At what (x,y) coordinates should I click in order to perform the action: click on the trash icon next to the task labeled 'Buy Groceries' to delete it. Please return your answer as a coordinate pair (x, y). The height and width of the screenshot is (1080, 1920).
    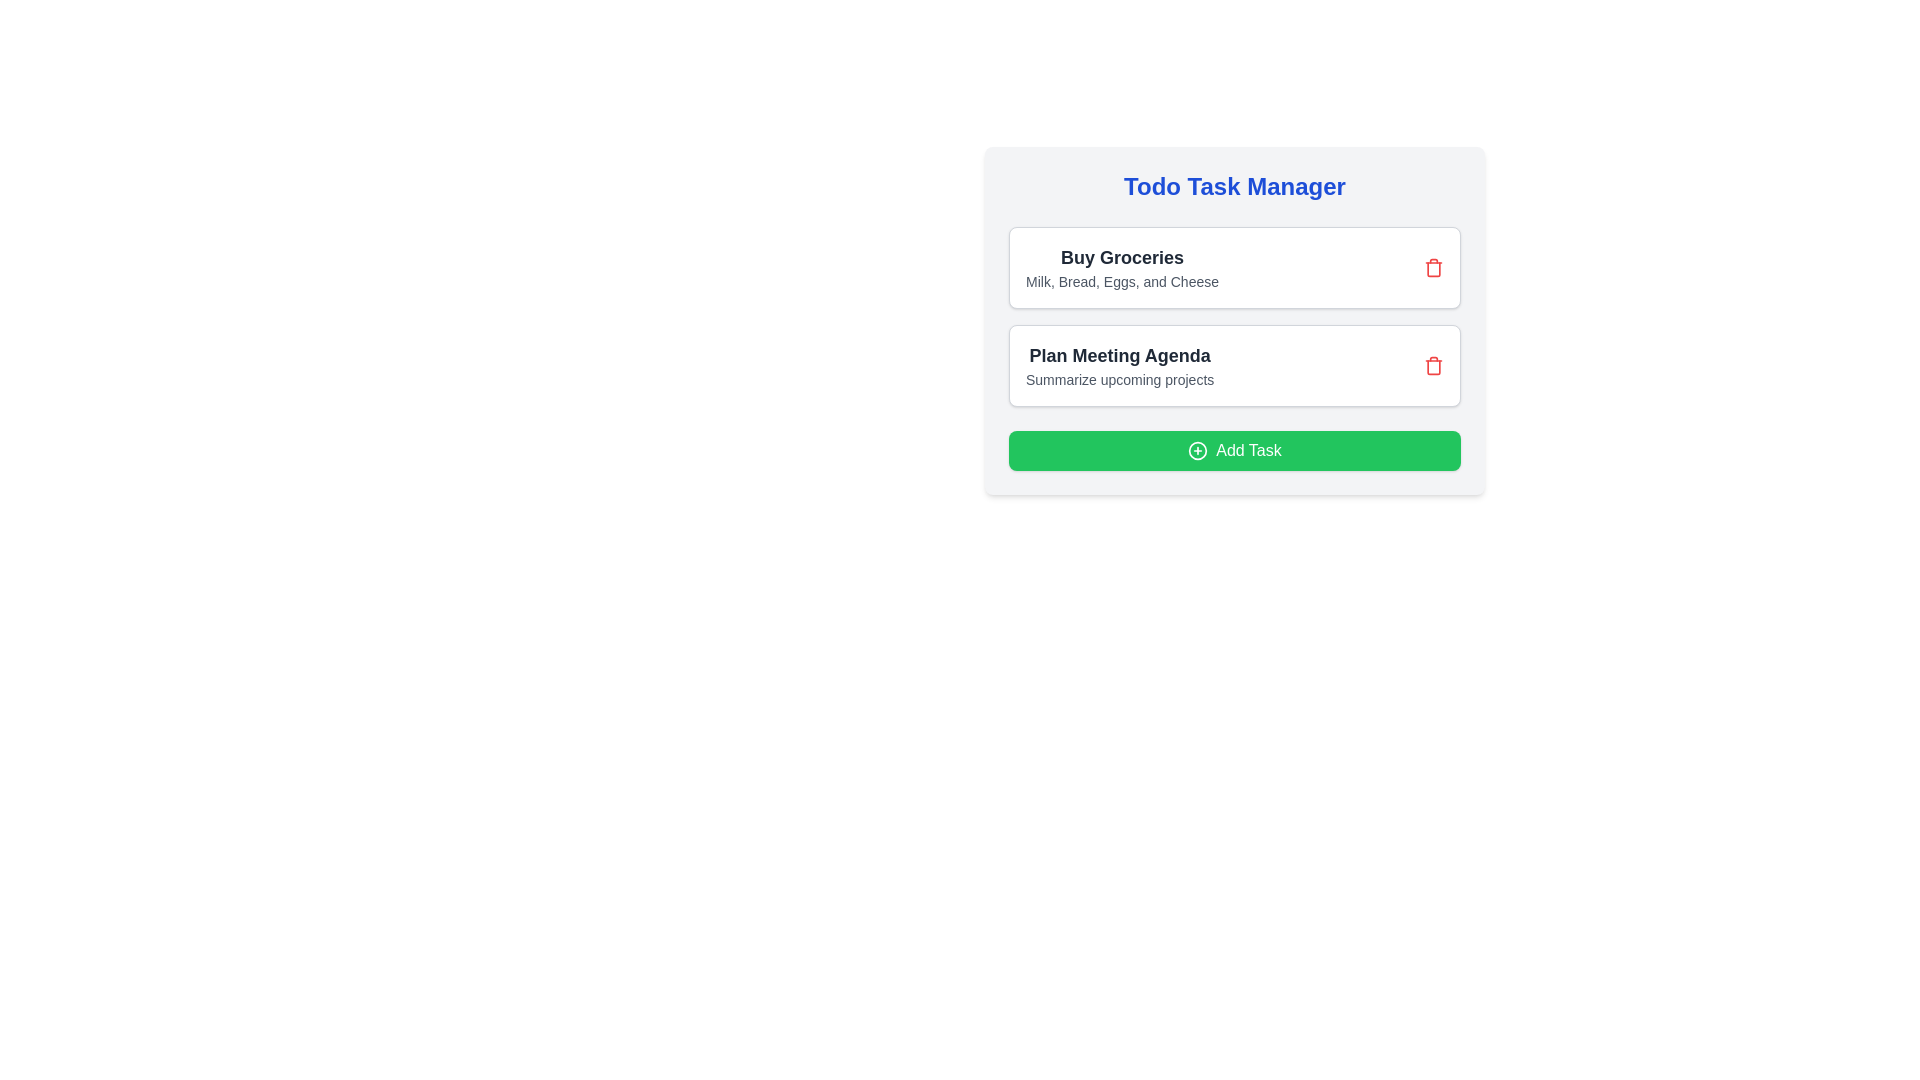
    Looking at the image, I should click on (1433, 266).